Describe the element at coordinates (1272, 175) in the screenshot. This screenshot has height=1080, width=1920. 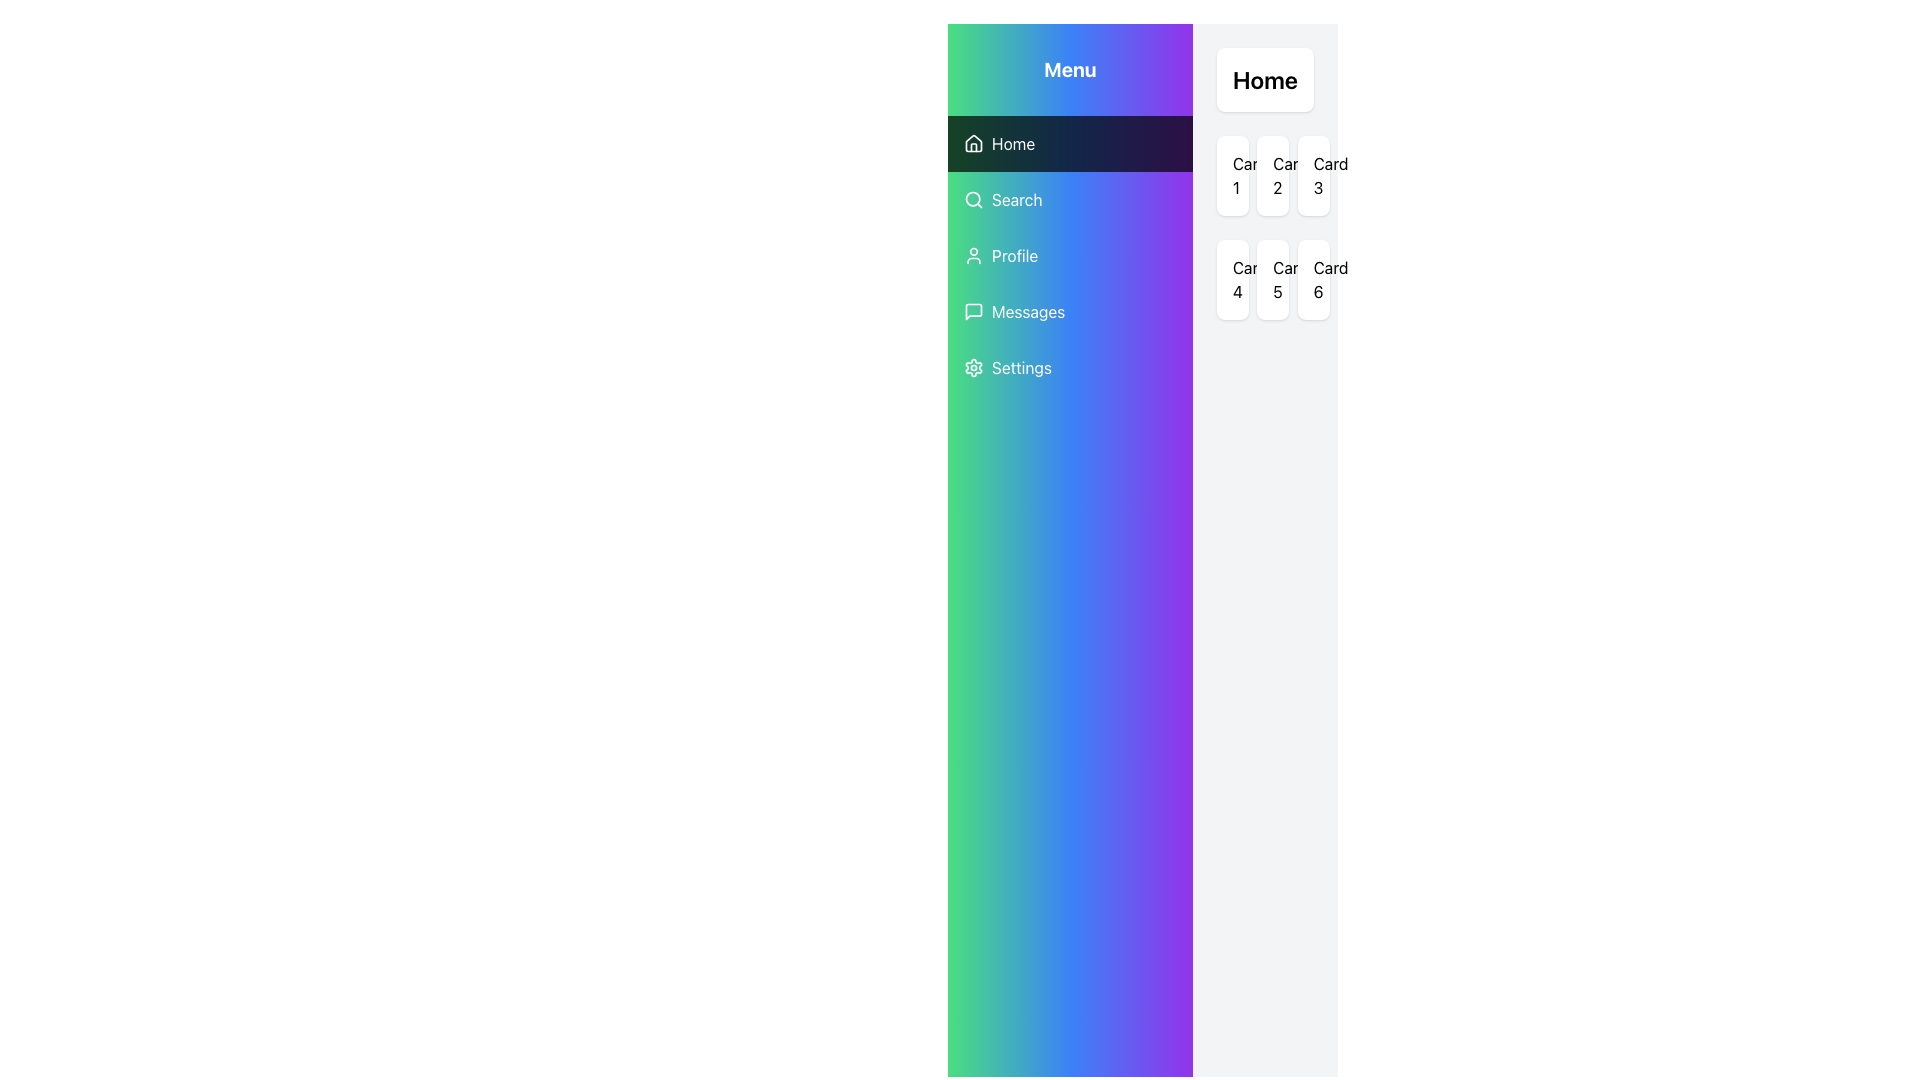
I see `the second card in the first row of the grid layout` at that location.